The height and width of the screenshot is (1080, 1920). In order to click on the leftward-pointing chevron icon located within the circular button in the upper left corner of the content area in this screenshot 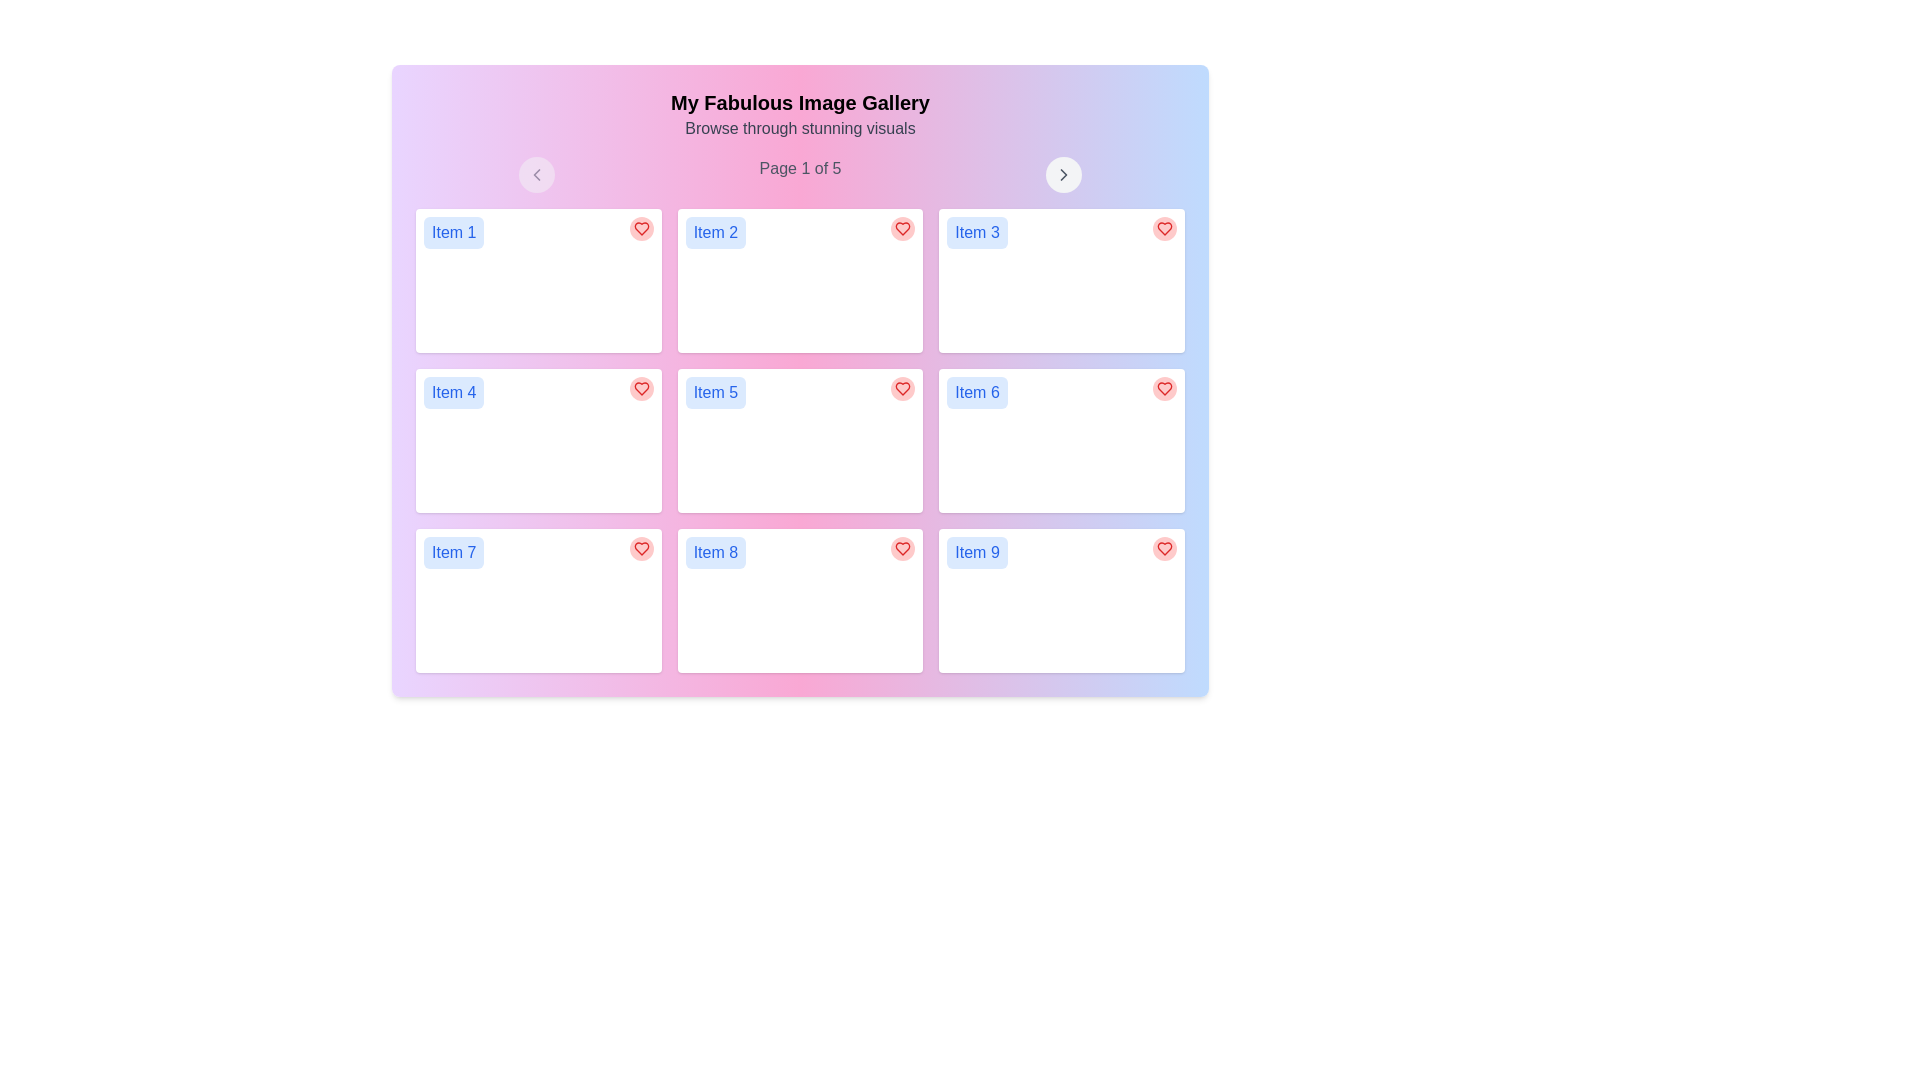, I will do `click(536, 173)`.